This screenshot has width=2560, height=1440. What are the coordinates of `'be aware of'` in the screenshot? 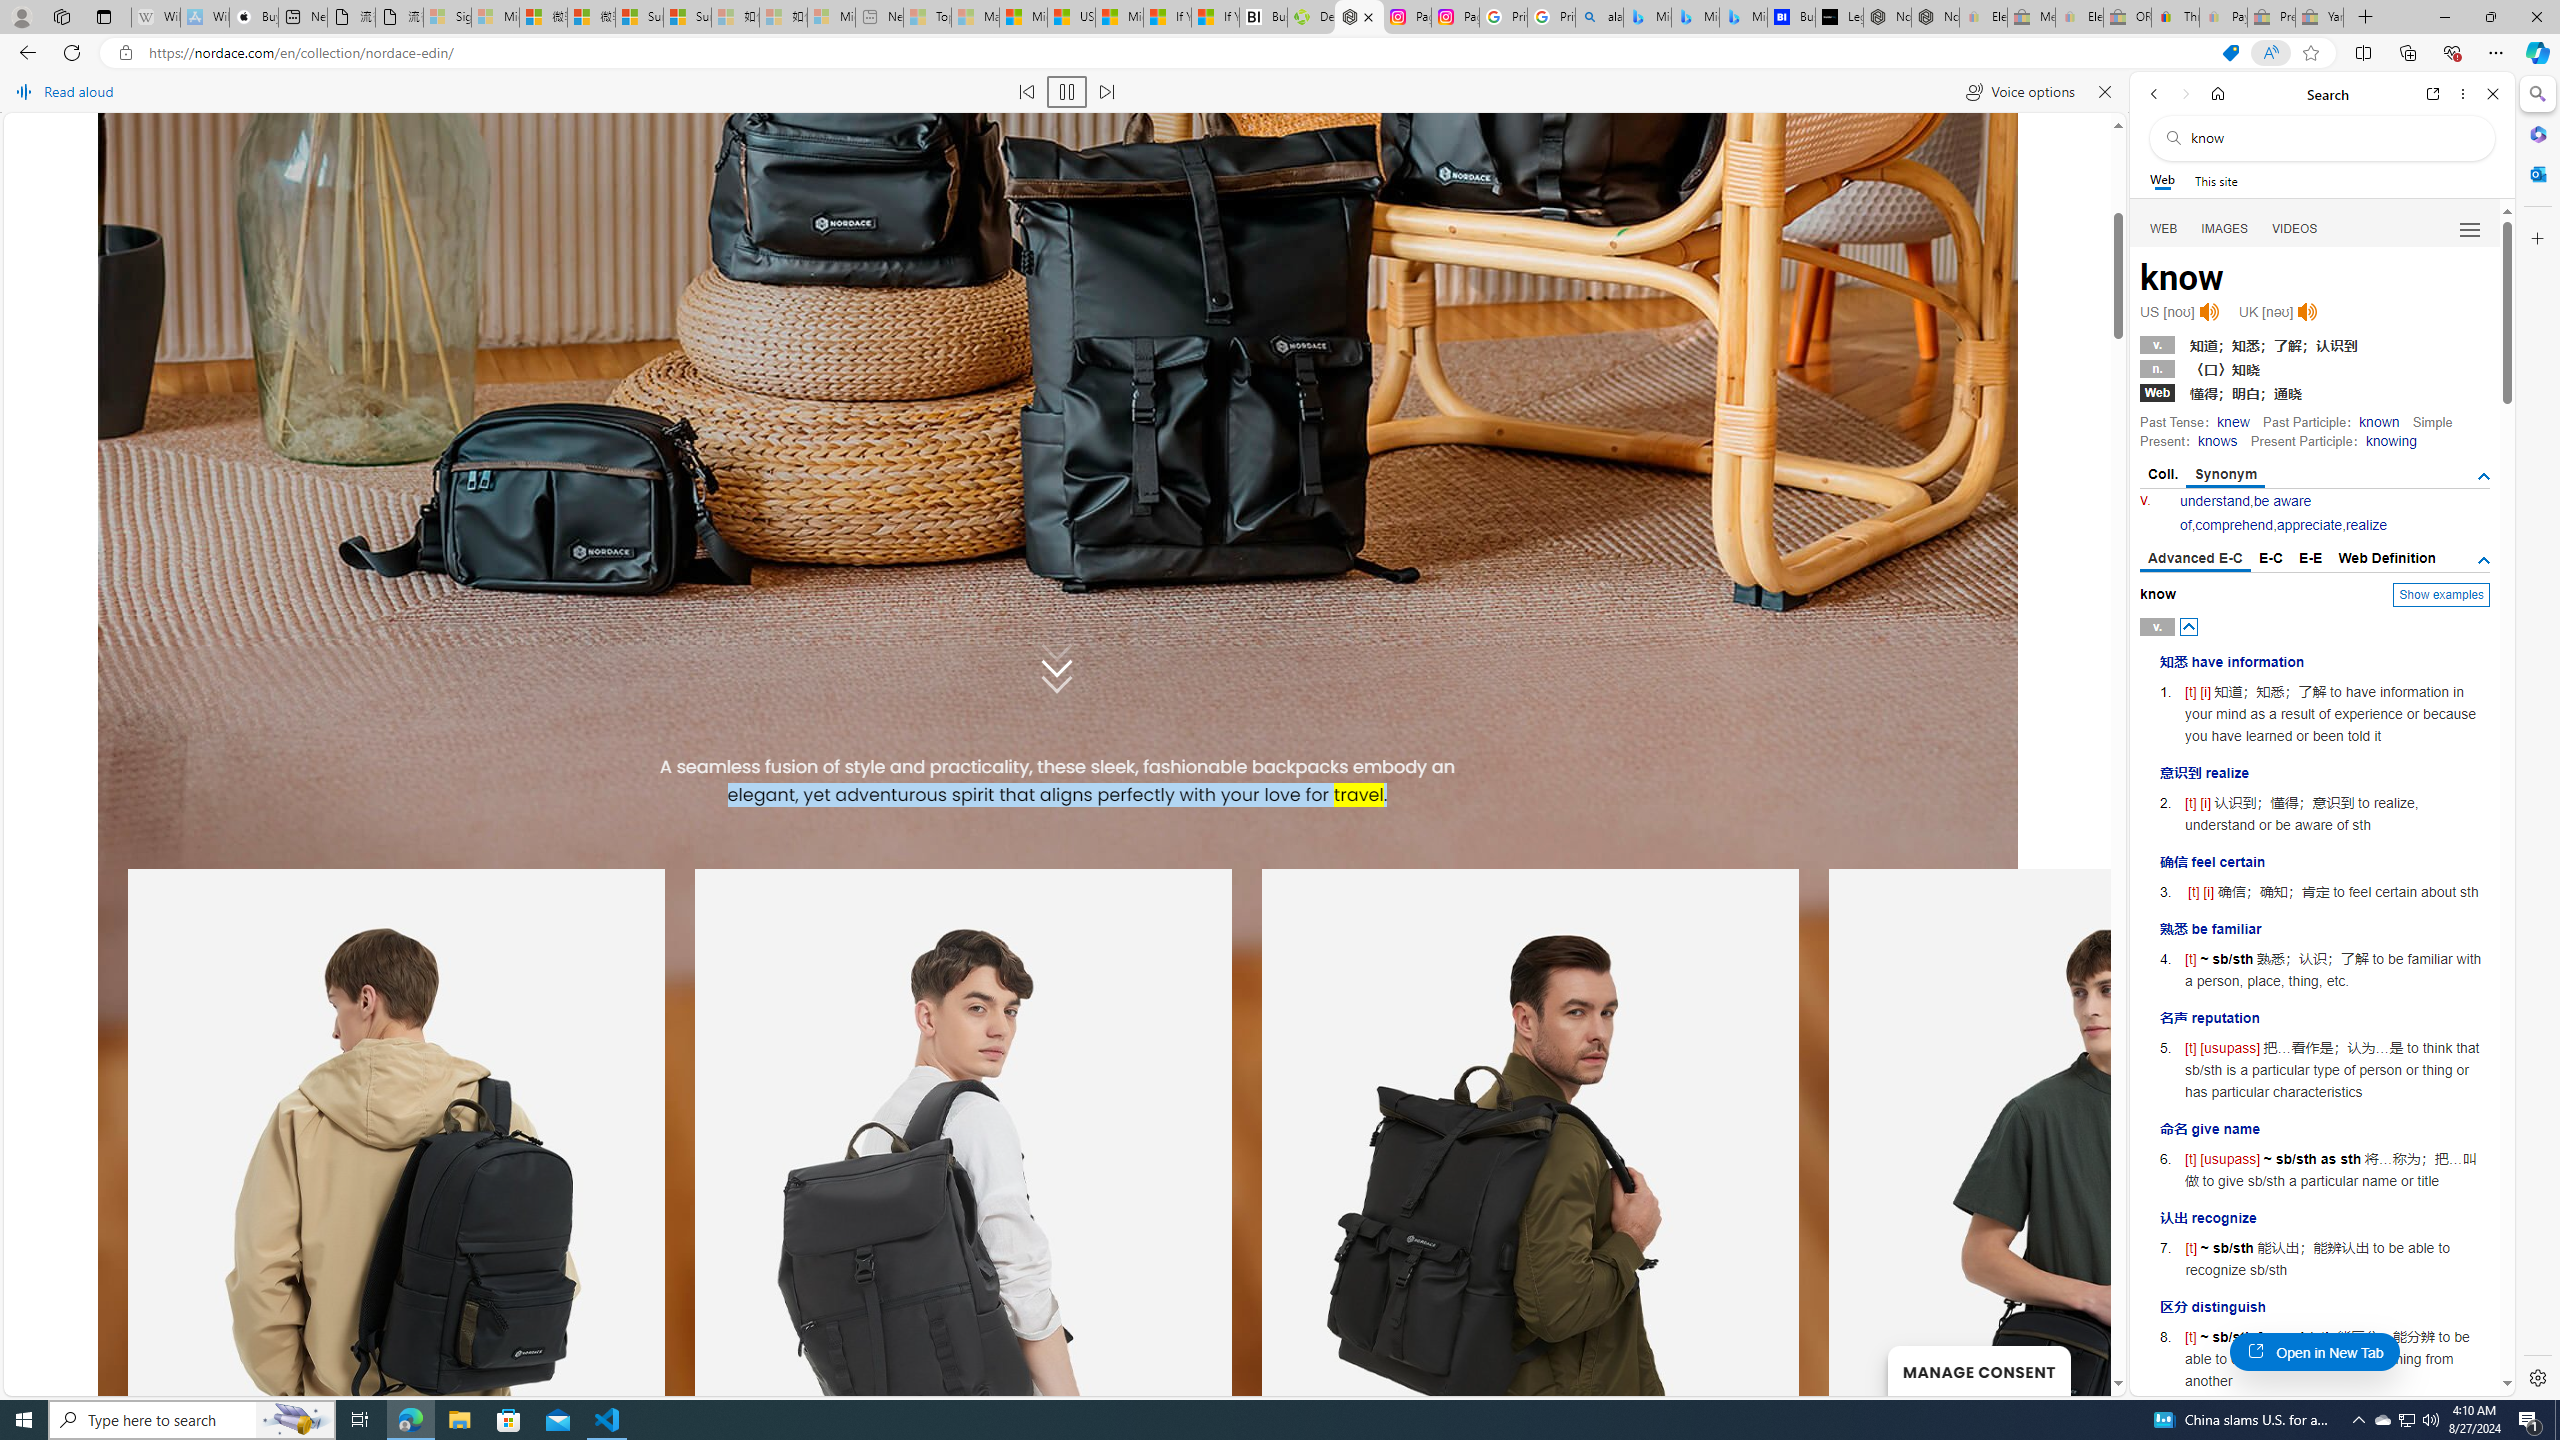 It's located at (2246, 513).